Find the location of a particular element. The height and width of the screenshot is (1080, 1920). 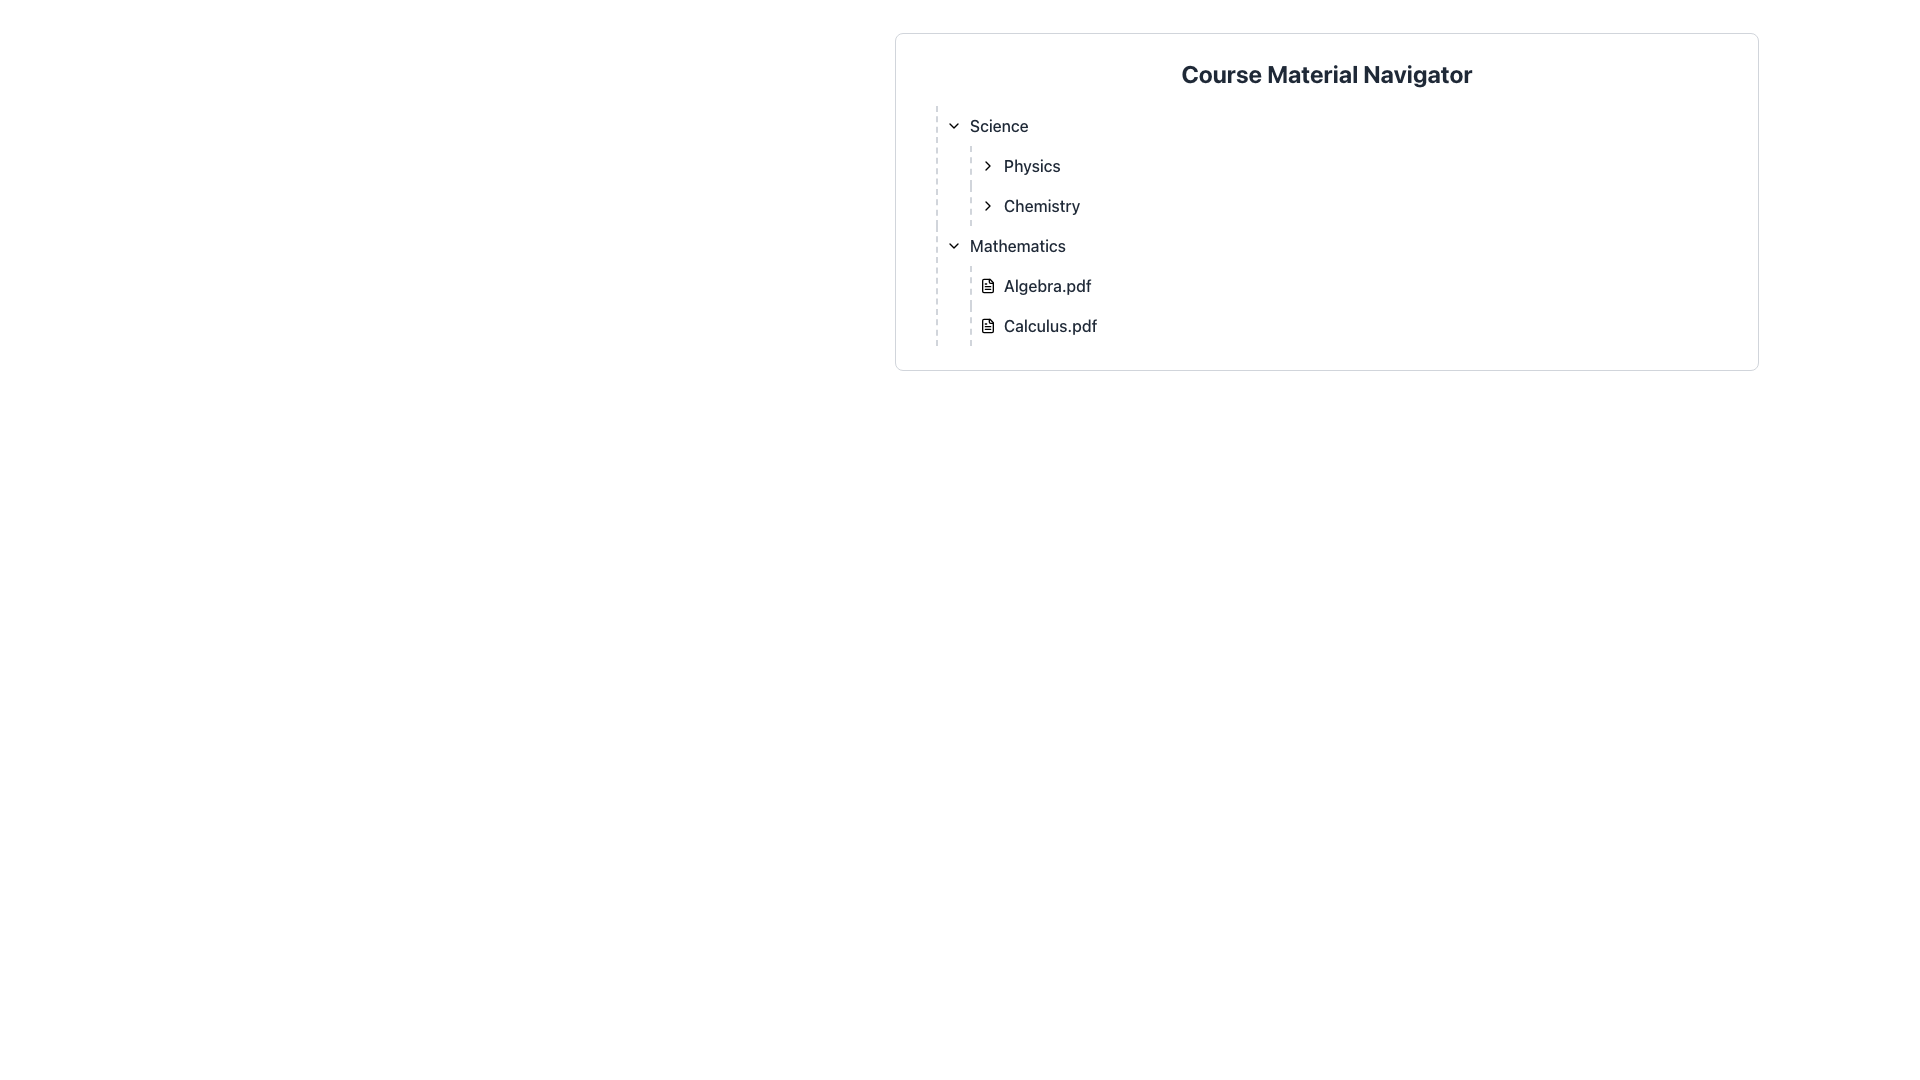

the 'Physics' text label, which is a medium-weight gray text indicating a course material under the 'Science' category in a tree-like interface is located at coordinates (1032, 164).